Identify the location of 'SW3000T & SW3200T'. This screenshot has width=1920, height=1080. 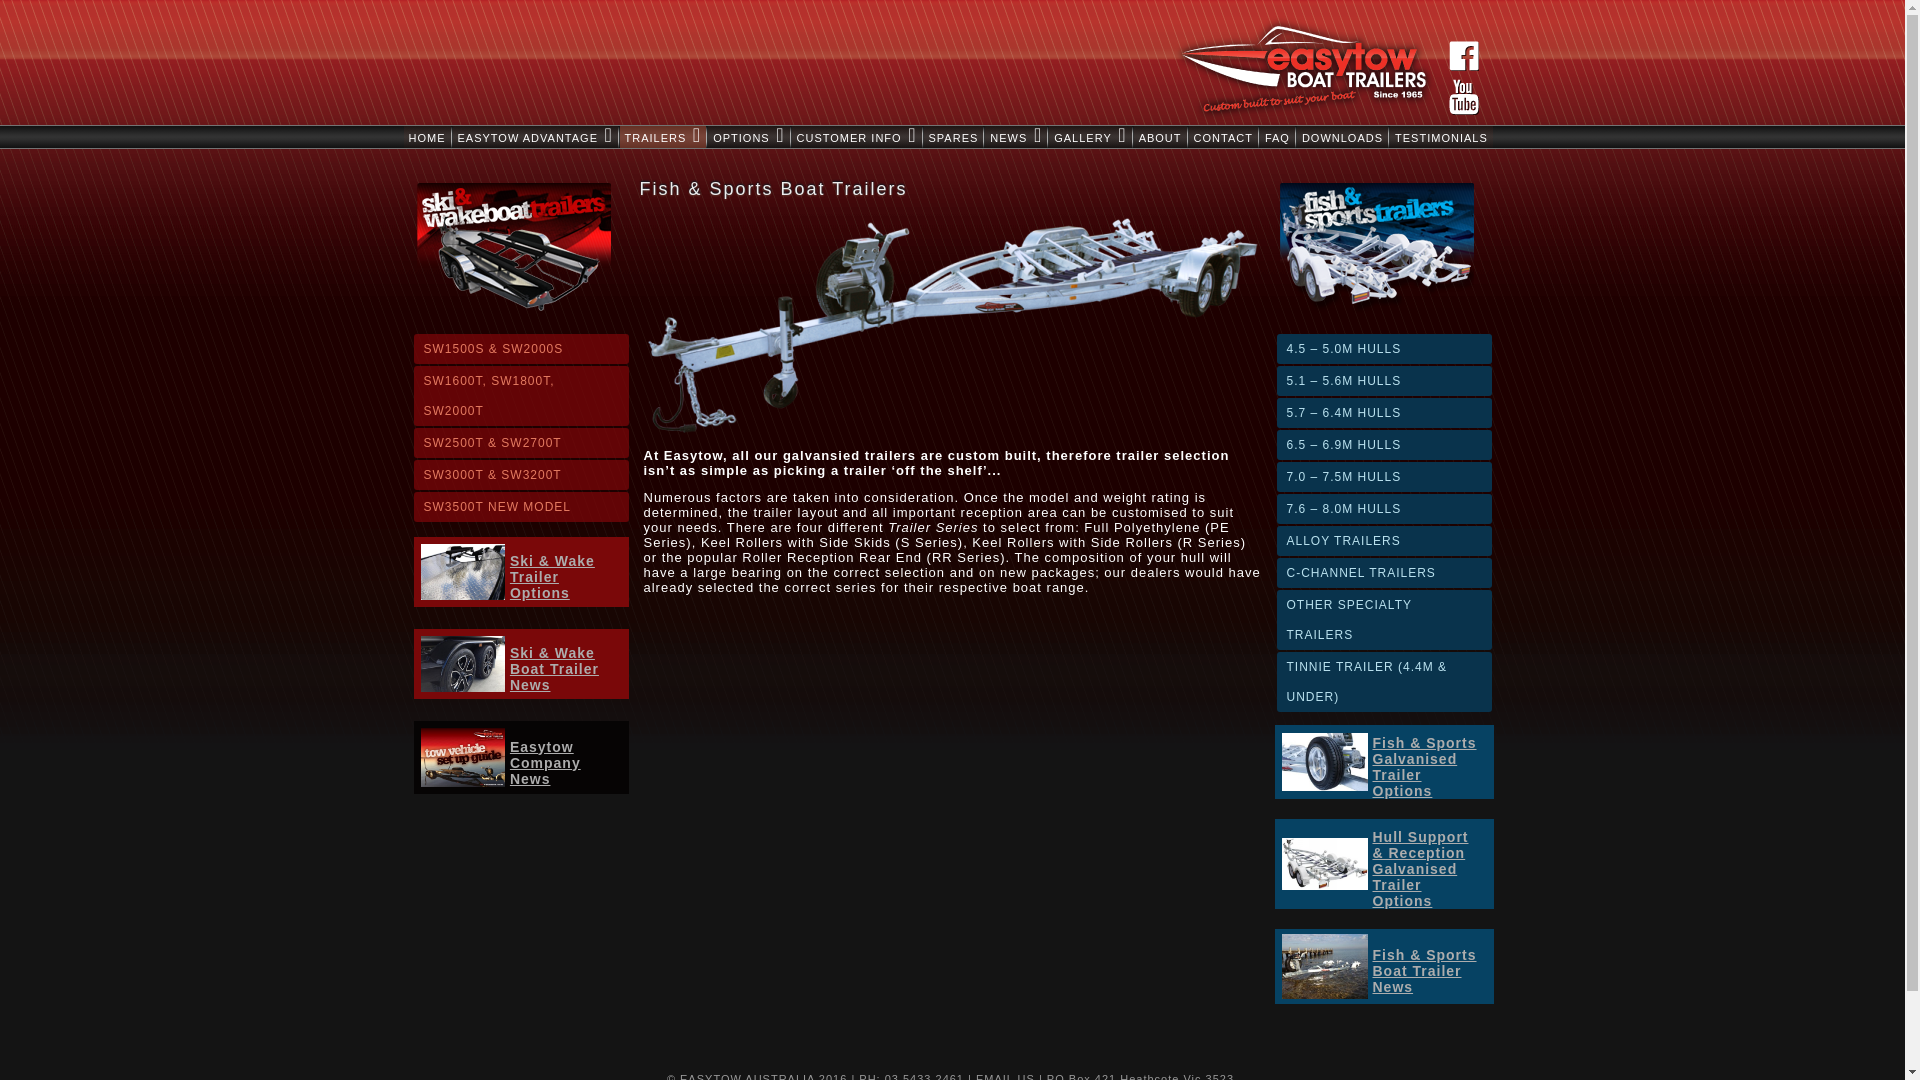
(521, 474).